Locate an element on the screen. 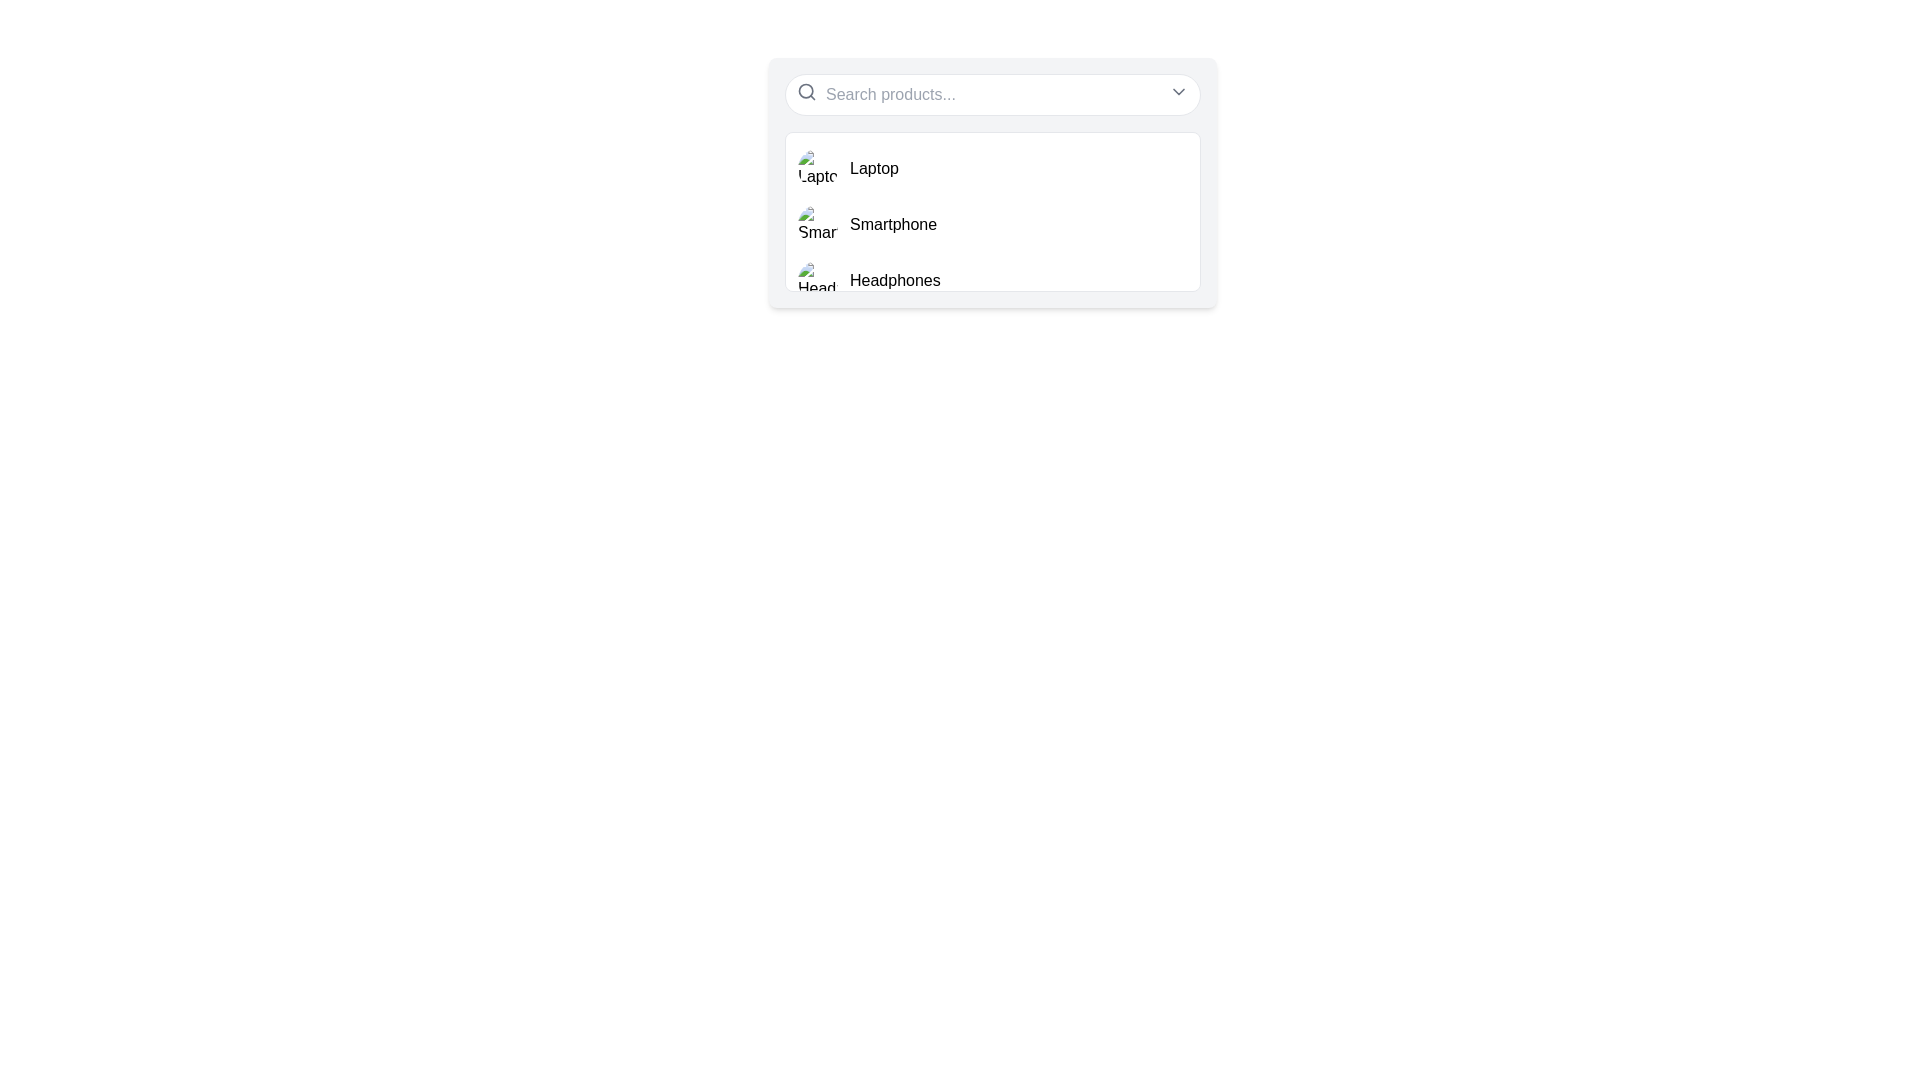  the 'Smartphone' text label, which is styled in bold medium gray and located in the dropdown menu of product categories is located at coordinates (892, 224).